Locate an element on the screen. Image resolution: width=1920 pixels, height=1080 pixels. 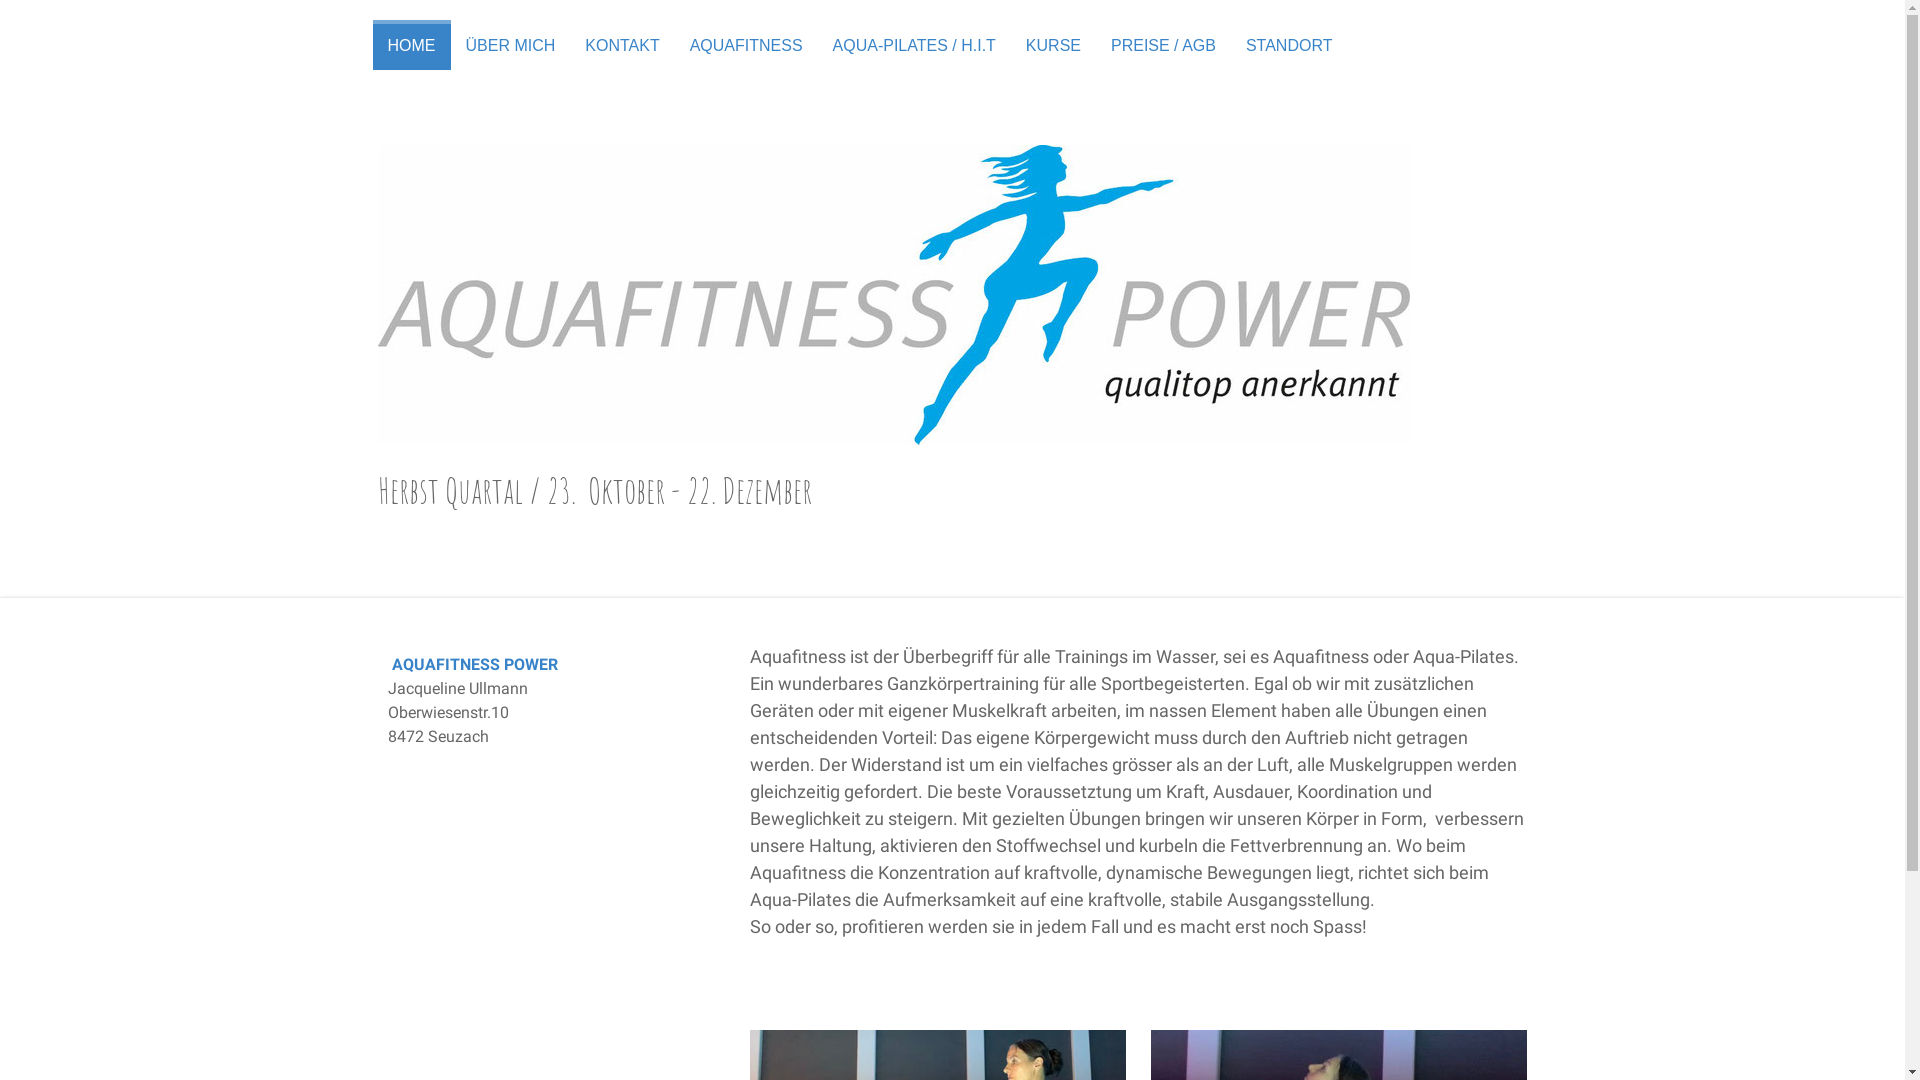
'STANDORT' is located at coordinates (1289, 45).